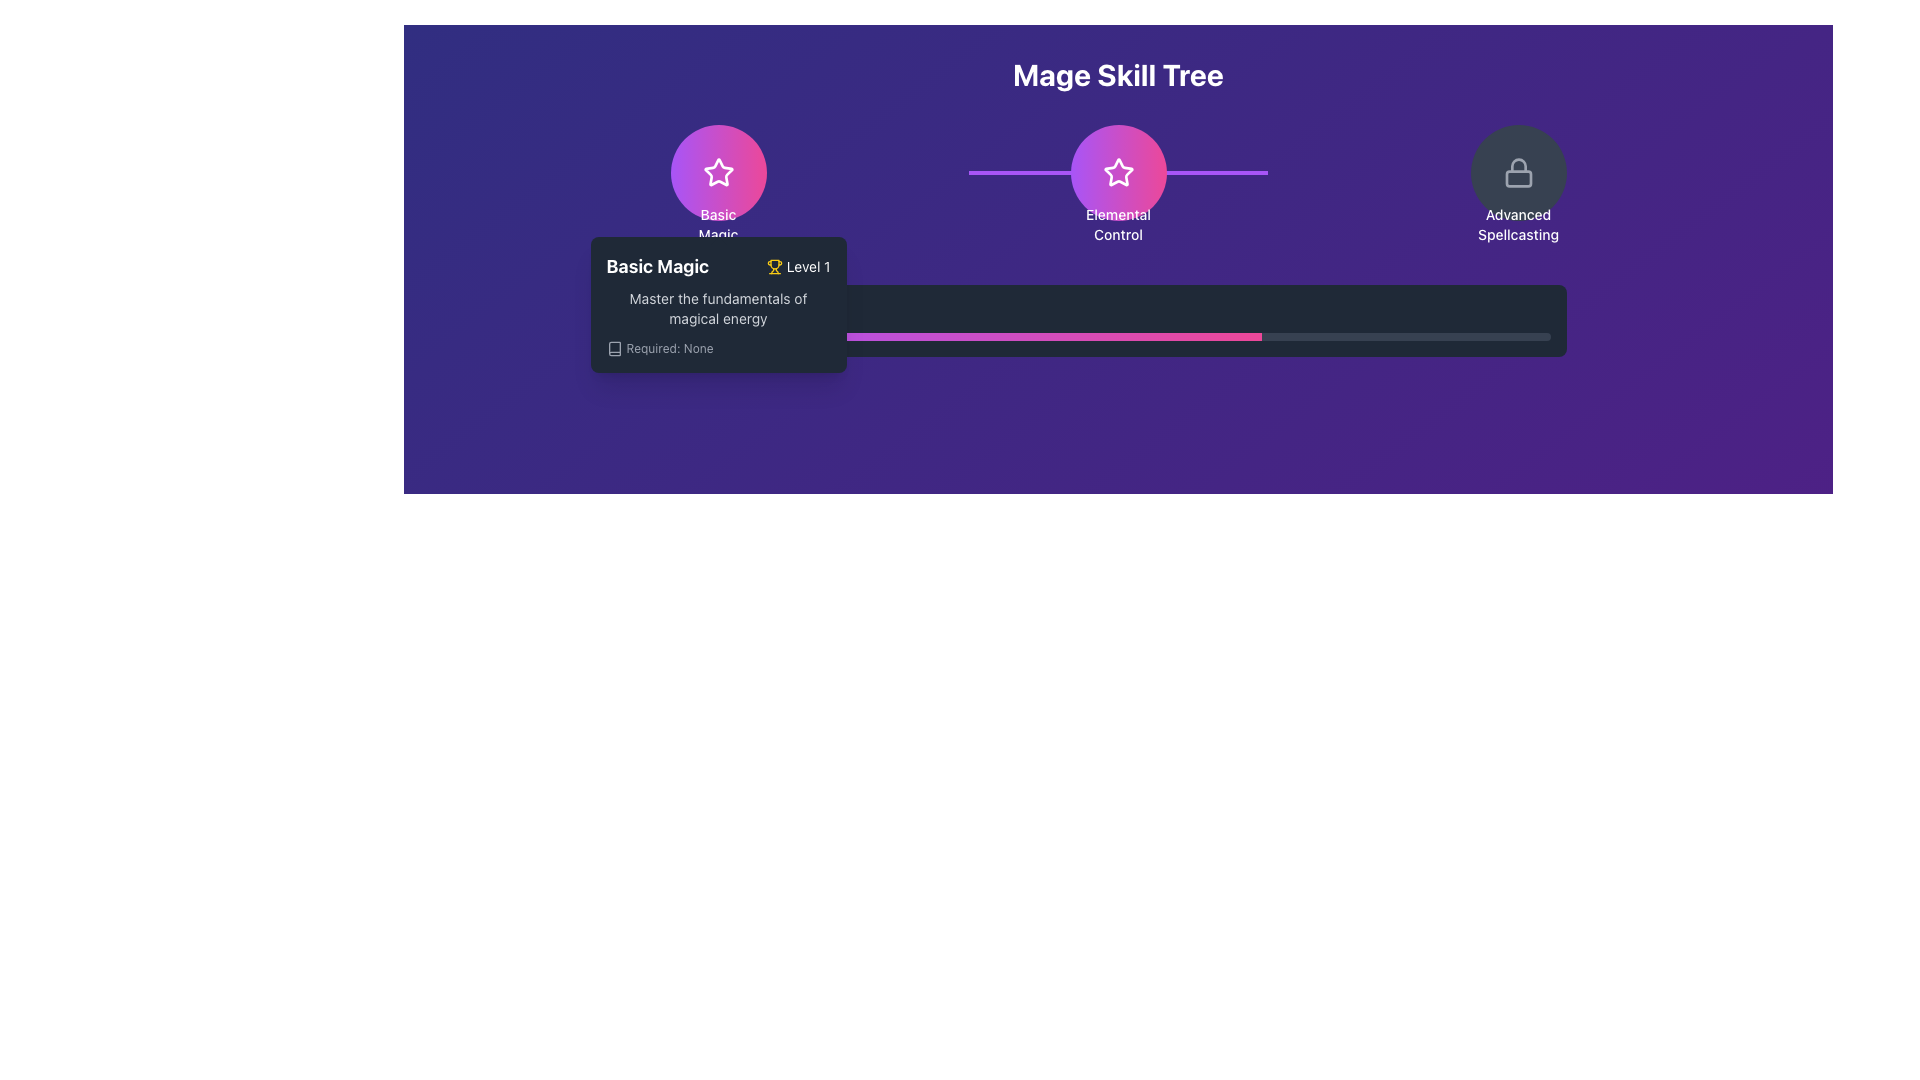 This screenshot has width=1920, height=1080. Describe the element at coordinates (670, 347) in the screenshot. I see `the static informational label indicating the absence of requirements related to the item or action described in the 'Basic Magic' card, positioned at the bottom-left near the book icon` at that location.